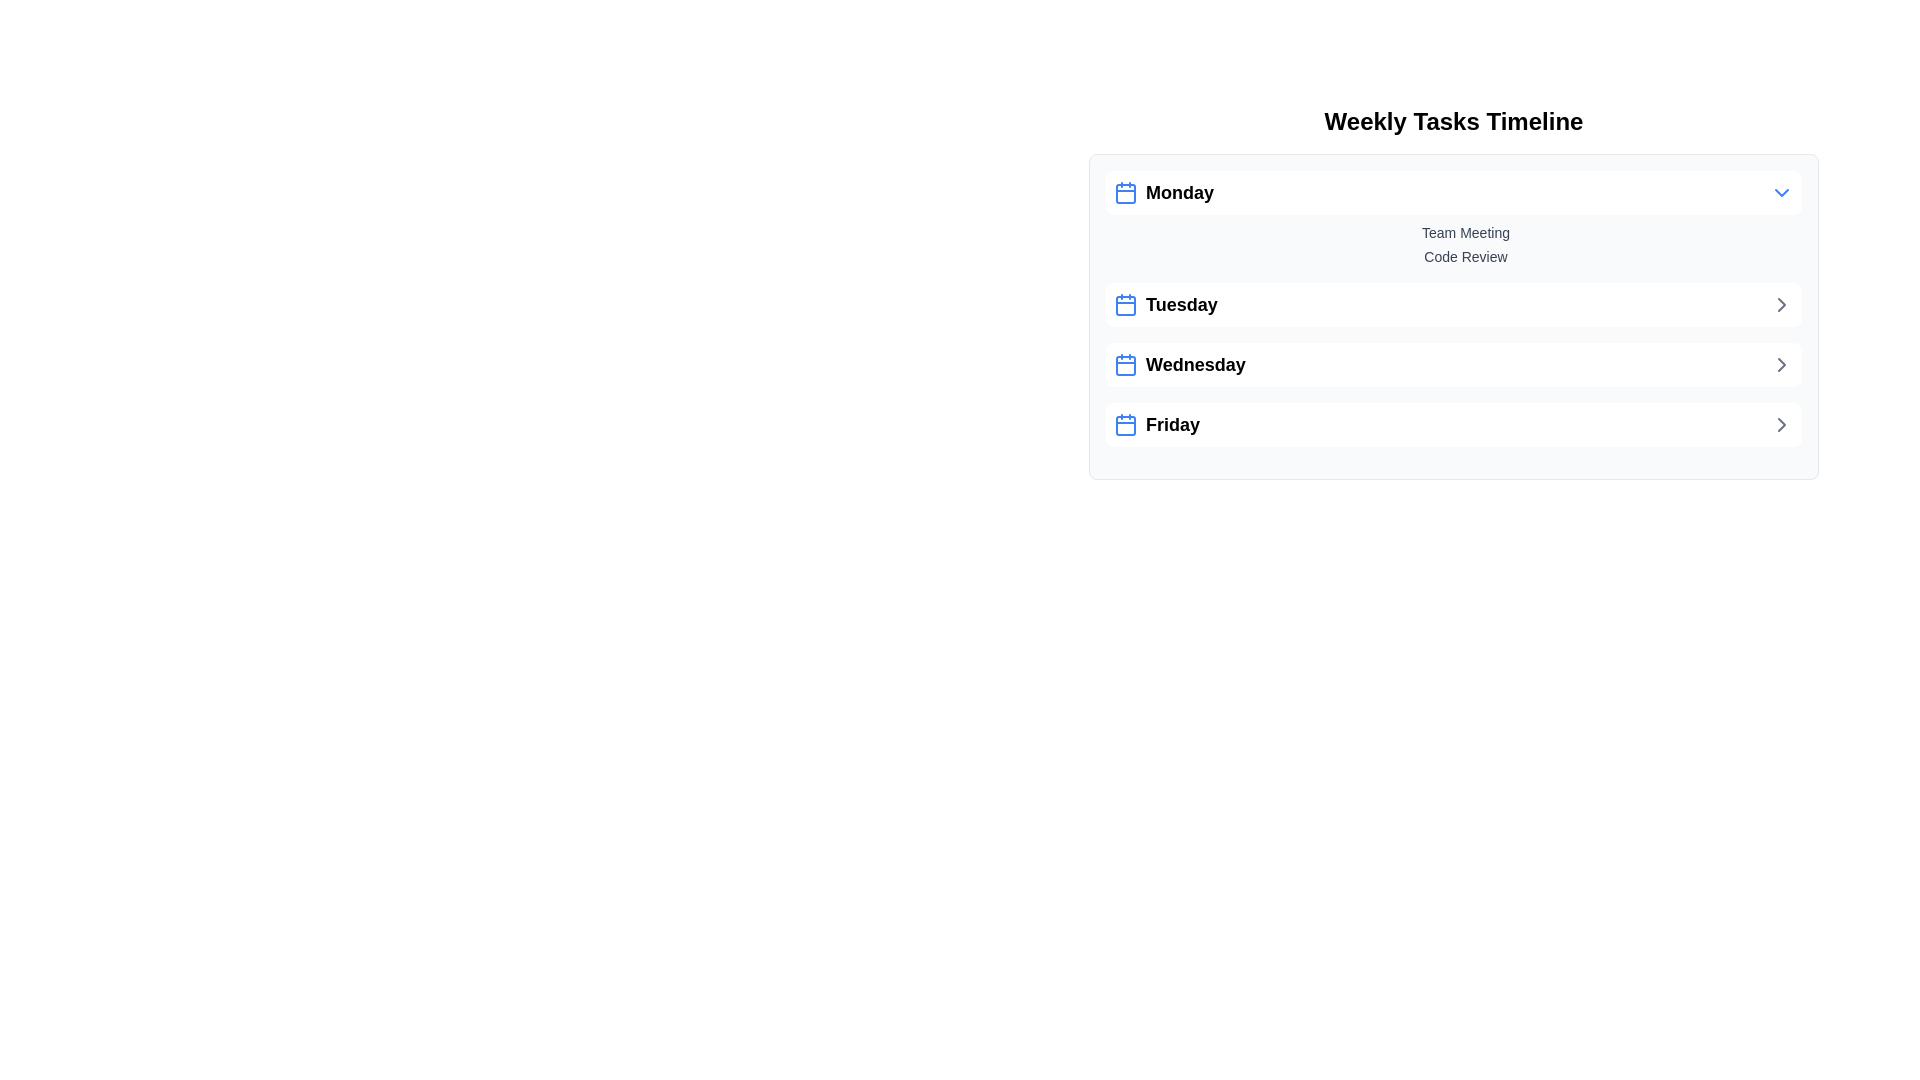 This screenshot has width=1920, height=1080. I want to click on the navigation icon located in the second row corresponding to 'Tuesday' to initiate an action, so click(1781, 304).